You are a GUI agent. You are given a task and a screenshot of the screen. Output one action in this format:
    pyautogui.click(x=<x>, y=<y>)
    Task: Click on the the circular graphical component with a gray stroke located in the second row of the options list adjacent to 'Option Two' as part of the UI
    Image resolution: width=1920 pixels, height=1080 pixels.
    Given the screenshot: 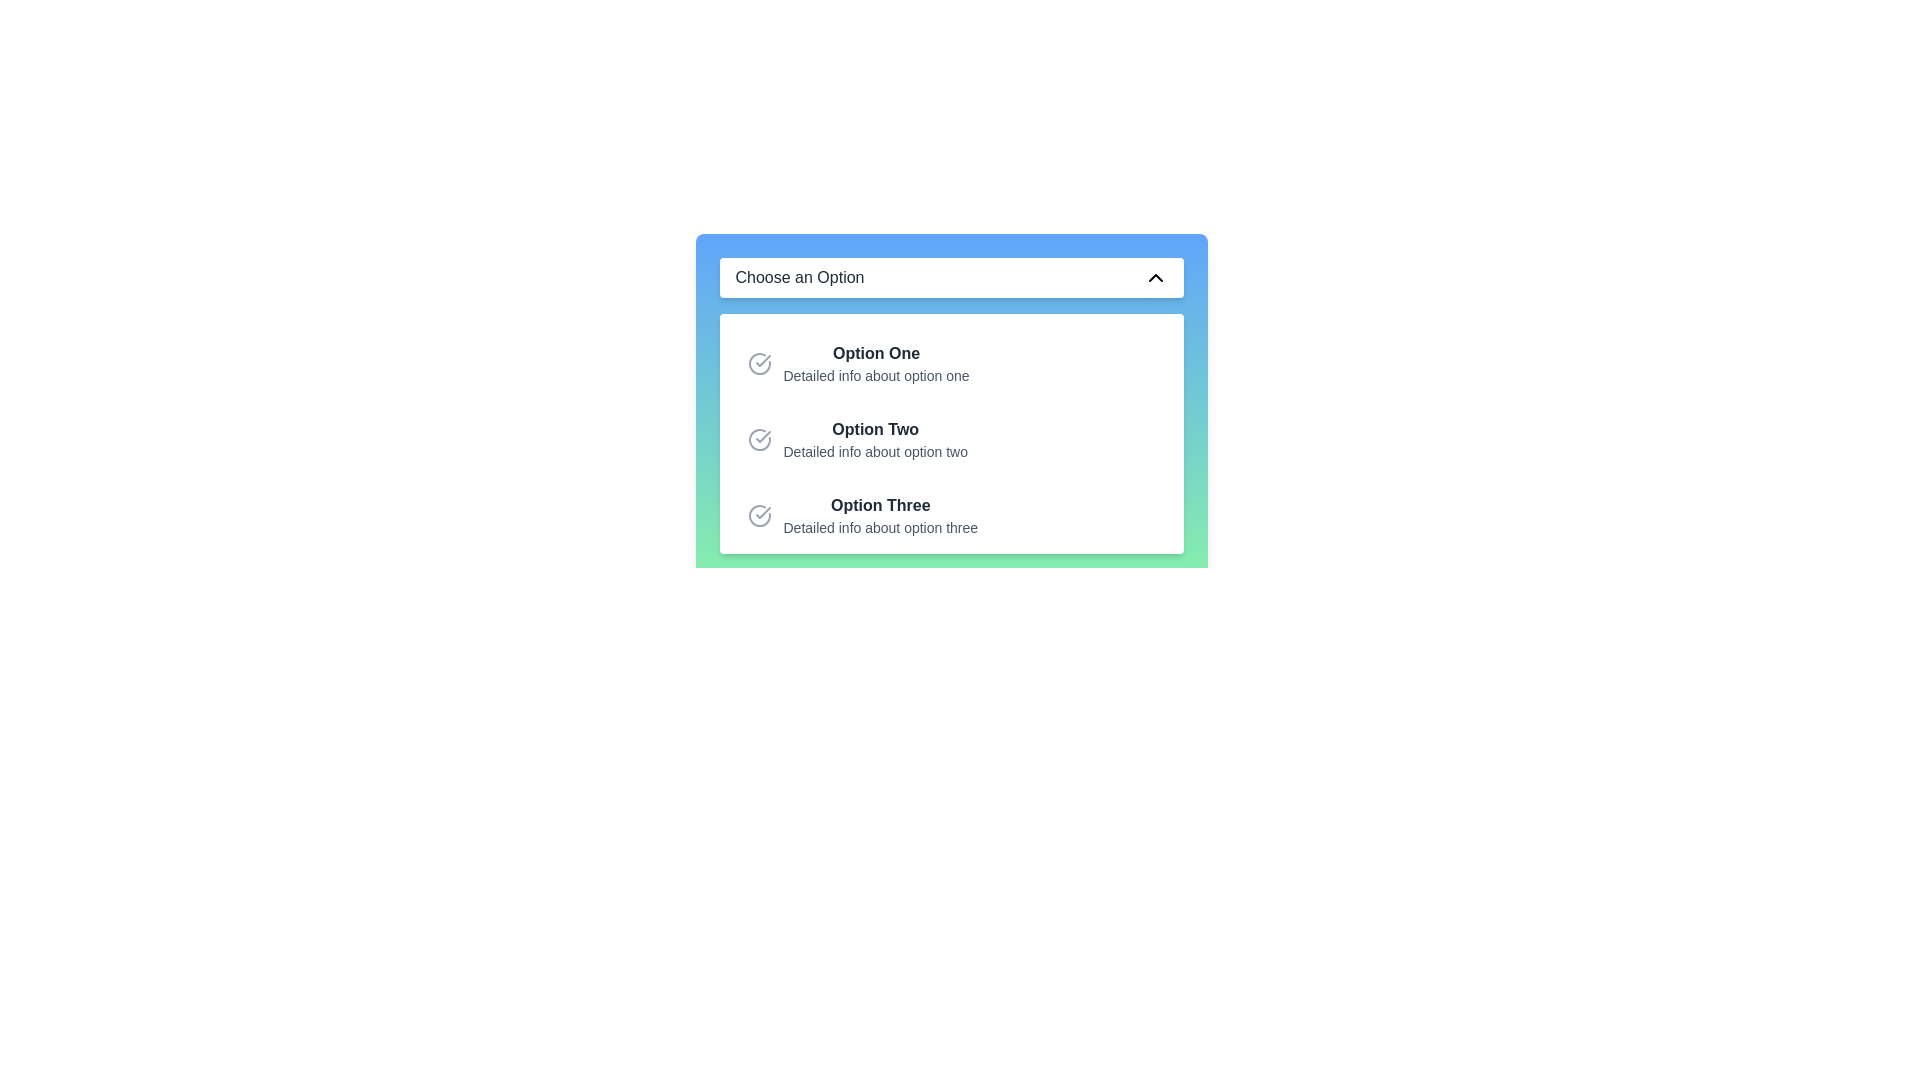 What is the action you would take?
    pyautogui.click(x=758, y=438)
    